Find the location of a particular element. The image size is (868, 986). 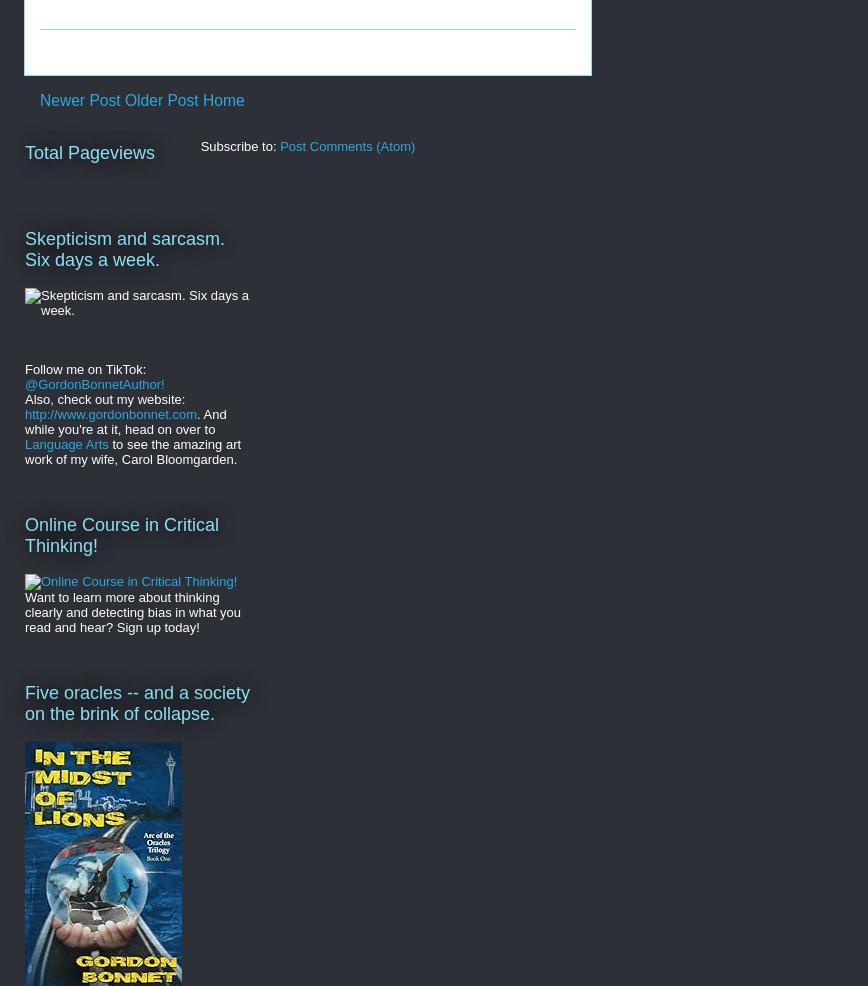

'Language Arts' is located at coordinates (66, 444).